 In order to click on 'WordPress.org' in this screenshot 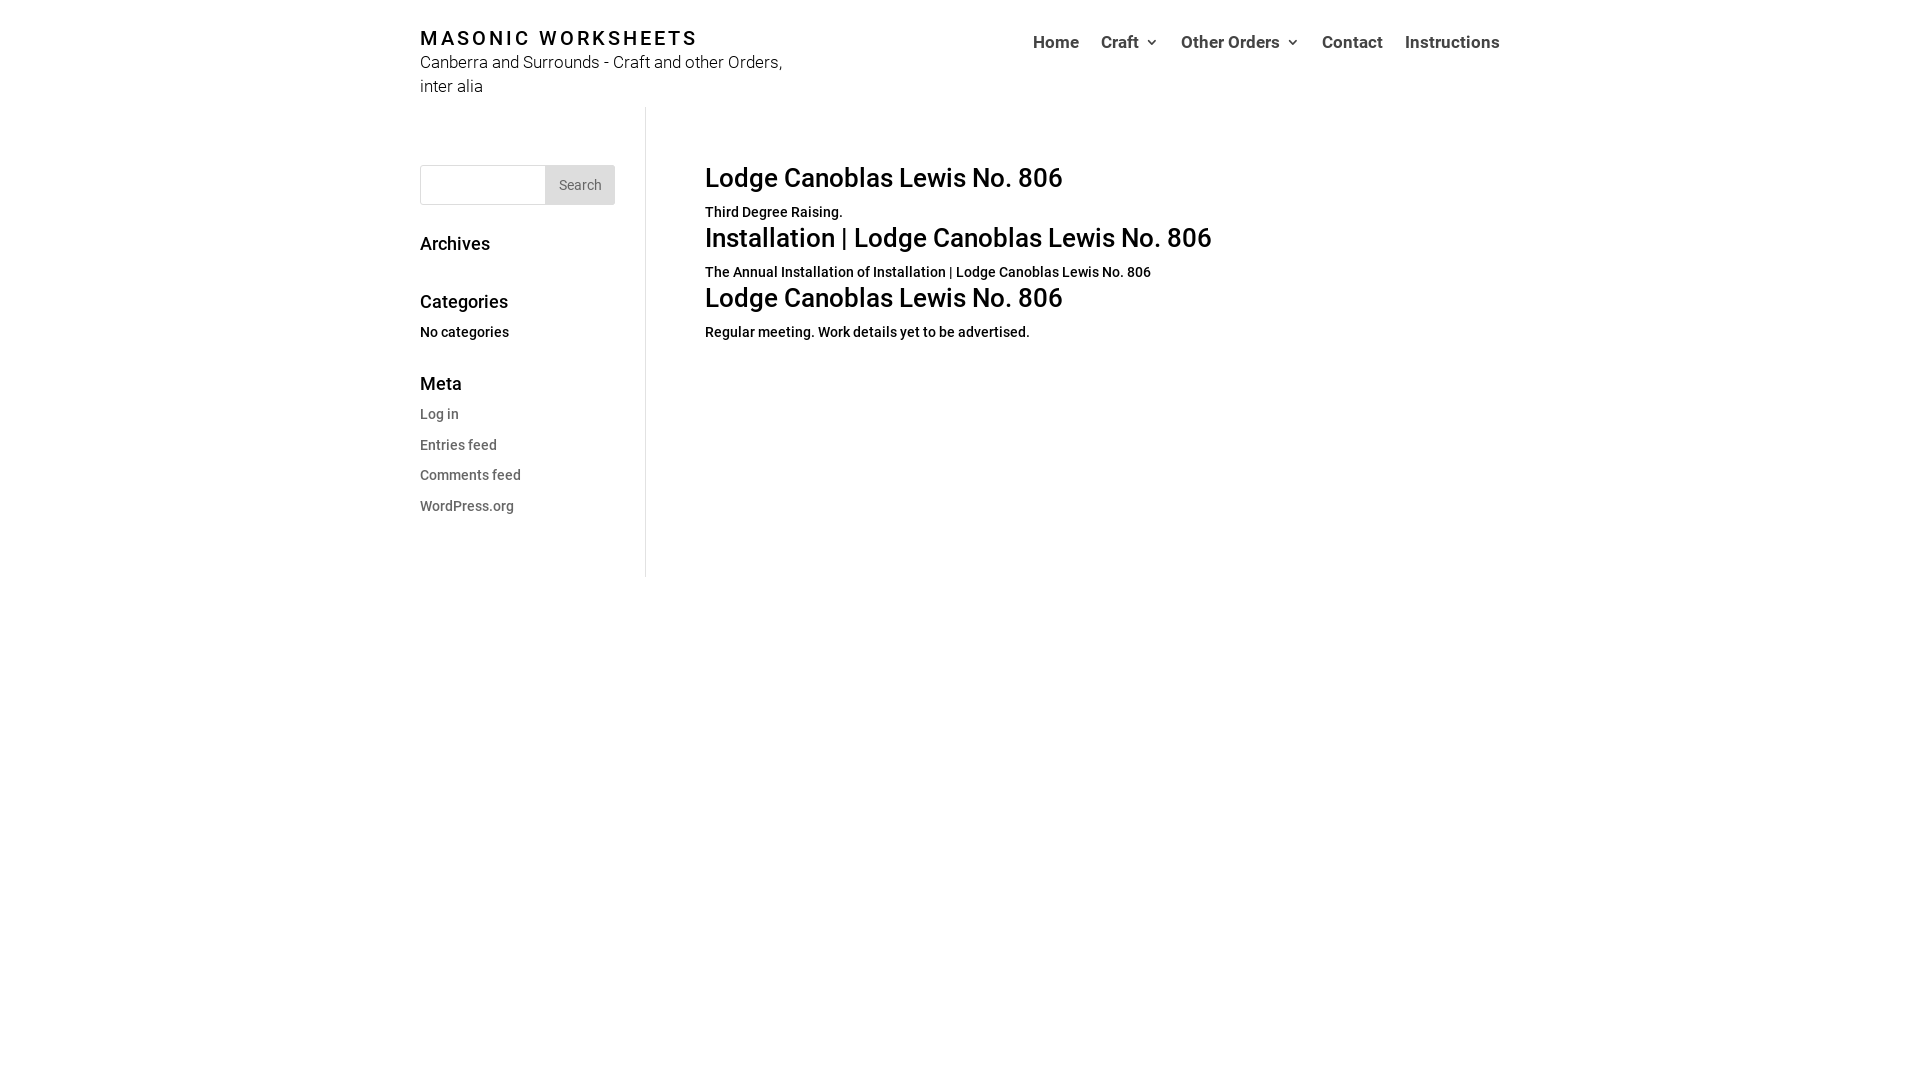, I will do `click(419, 504)`.